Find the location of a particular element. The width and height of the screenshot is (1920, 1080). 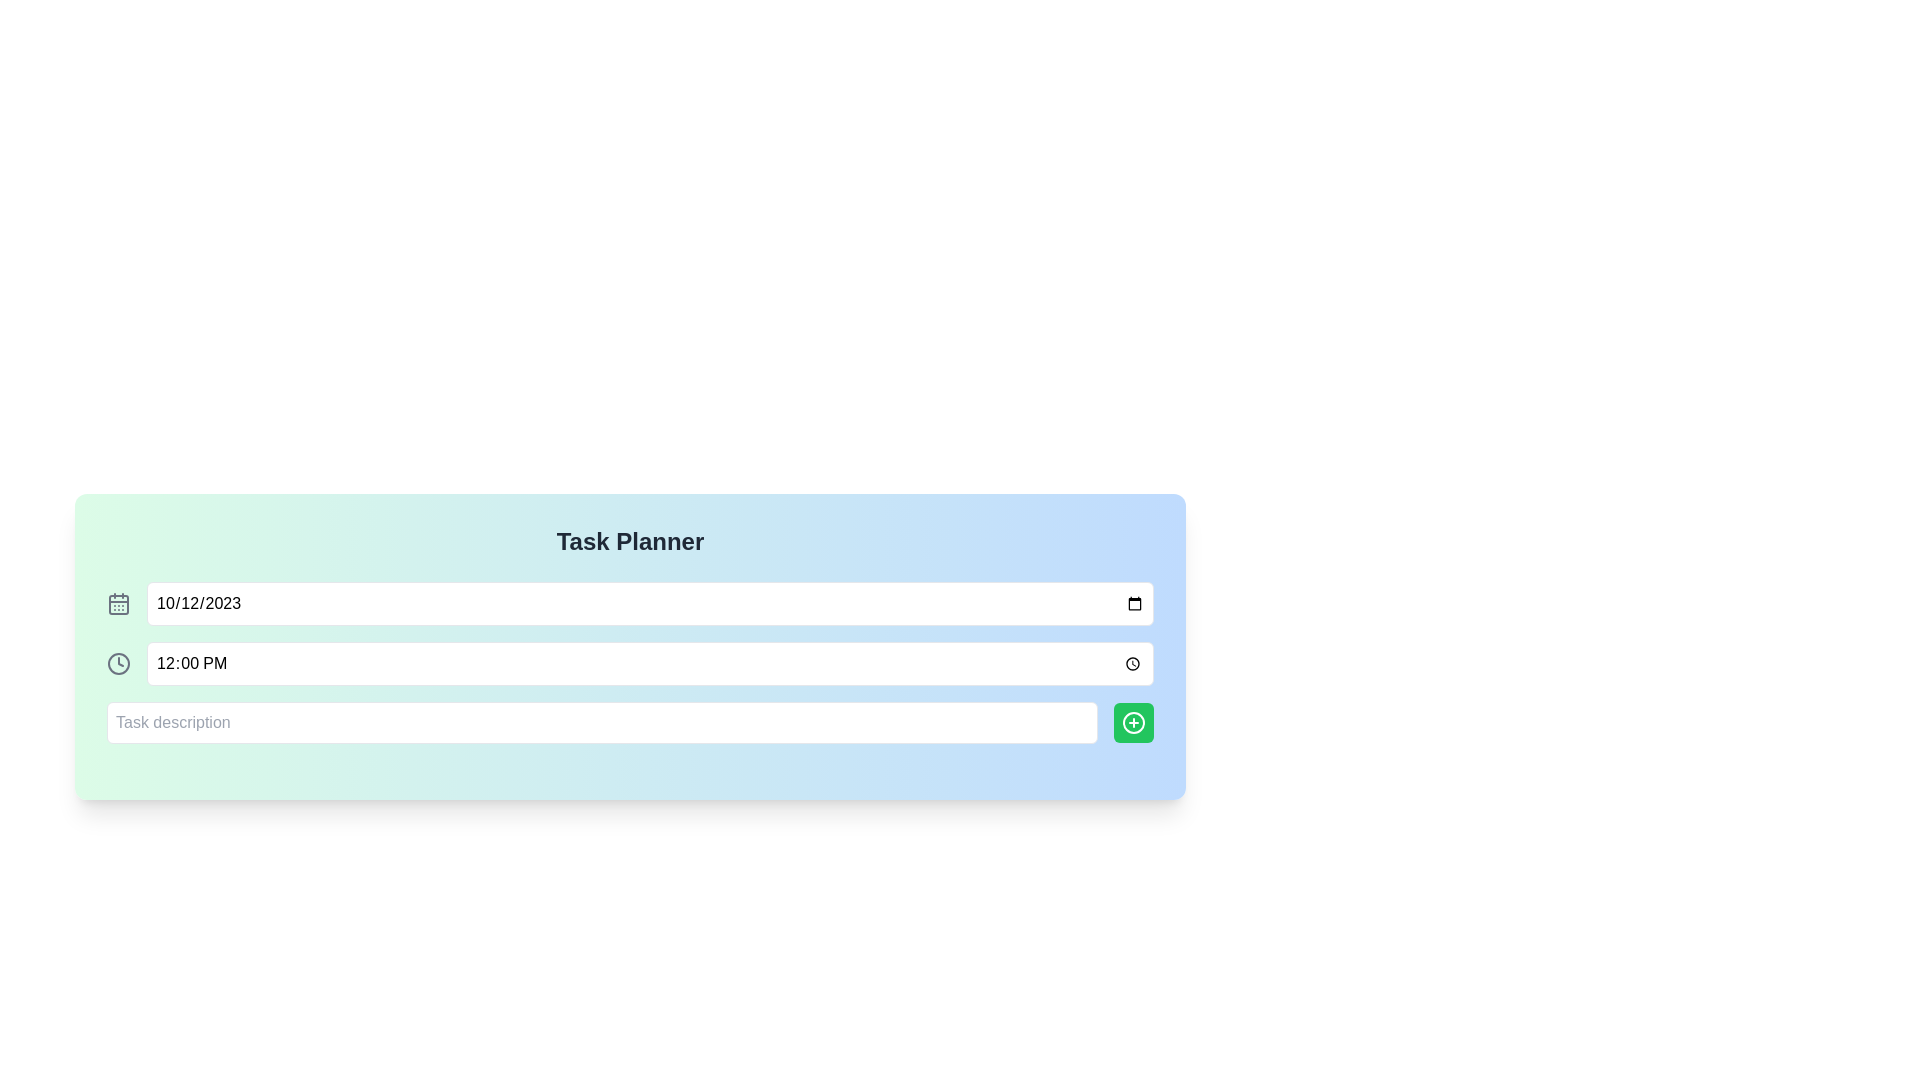

the calendar icon, which features a gray color scheme and rounded corners, positioned to the left of an adjacent date input field is located at coordinates (118, 603).